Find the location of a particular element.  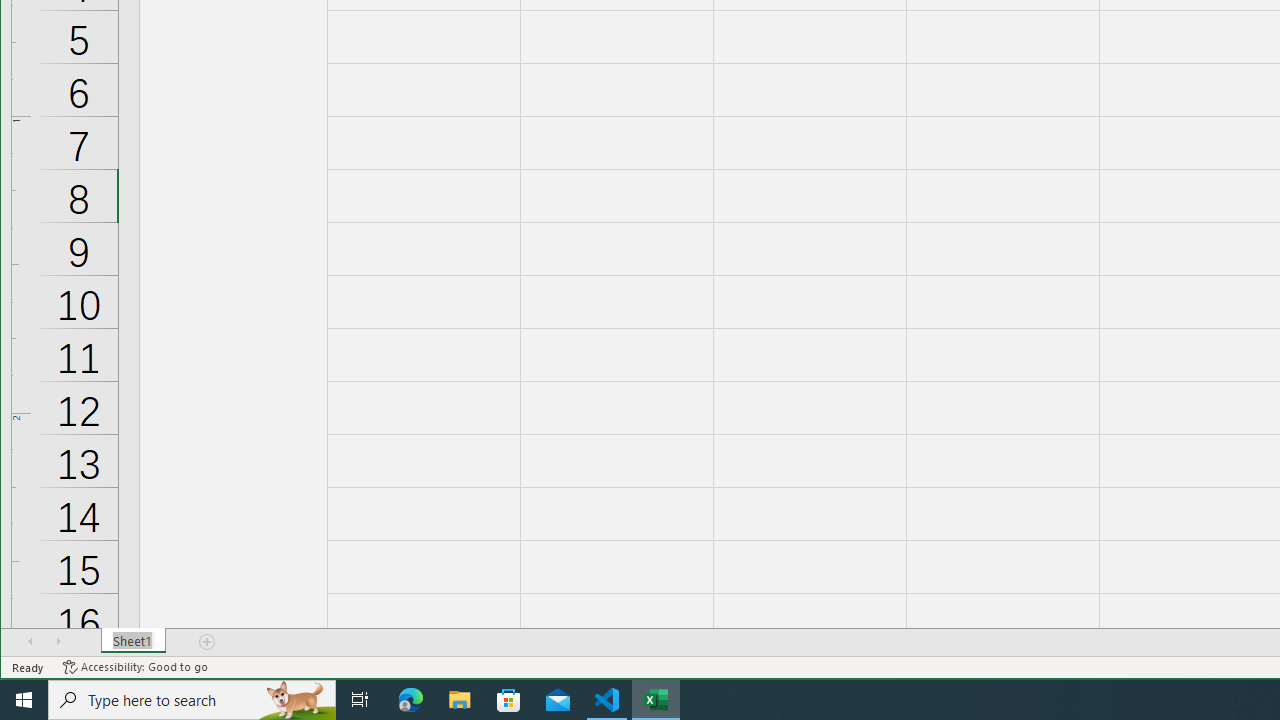

'Search highlights icon opens search home window' is located at coordinates (294, 698).